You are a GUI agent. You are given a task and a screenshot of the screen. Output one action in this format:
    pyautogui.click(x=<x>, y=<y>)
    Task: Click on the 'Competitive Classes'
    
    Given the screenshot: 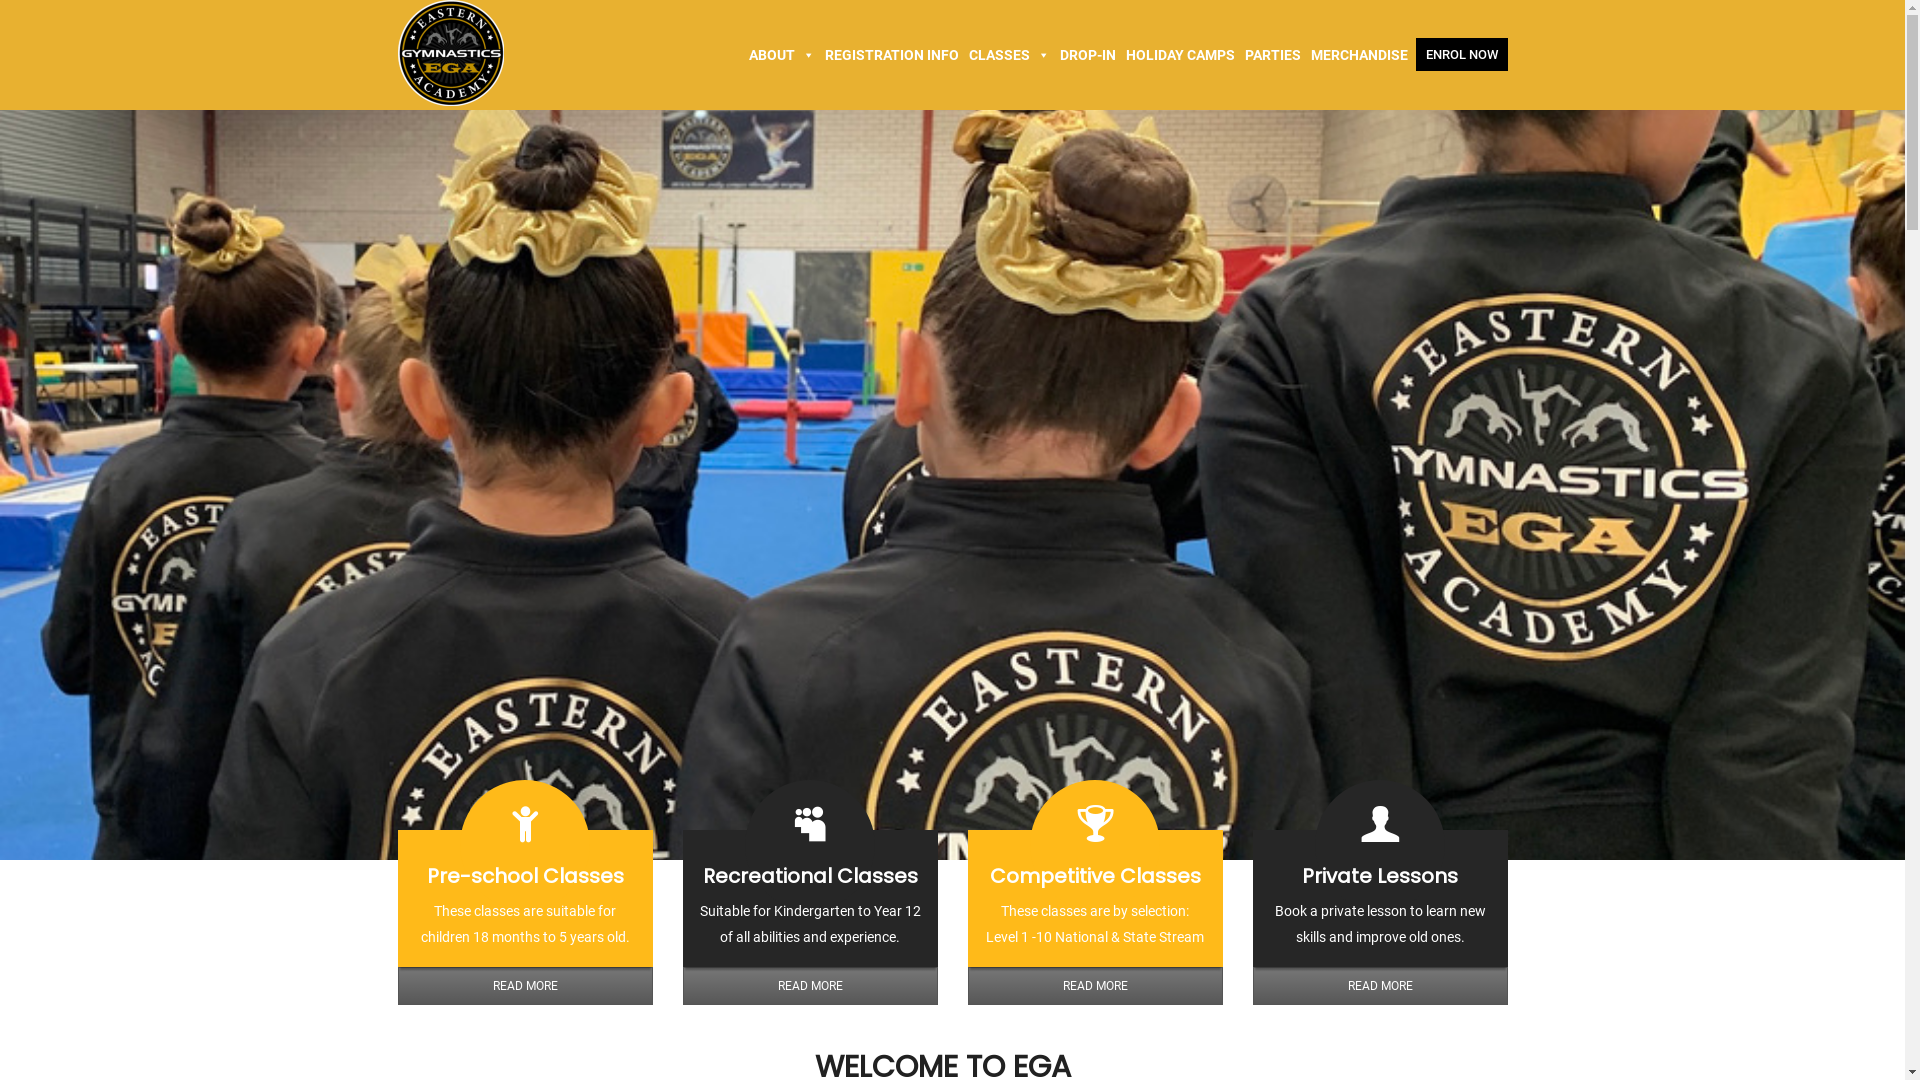 What is the action you would take?
    pyautogui.click(x=1094, y=874)
    